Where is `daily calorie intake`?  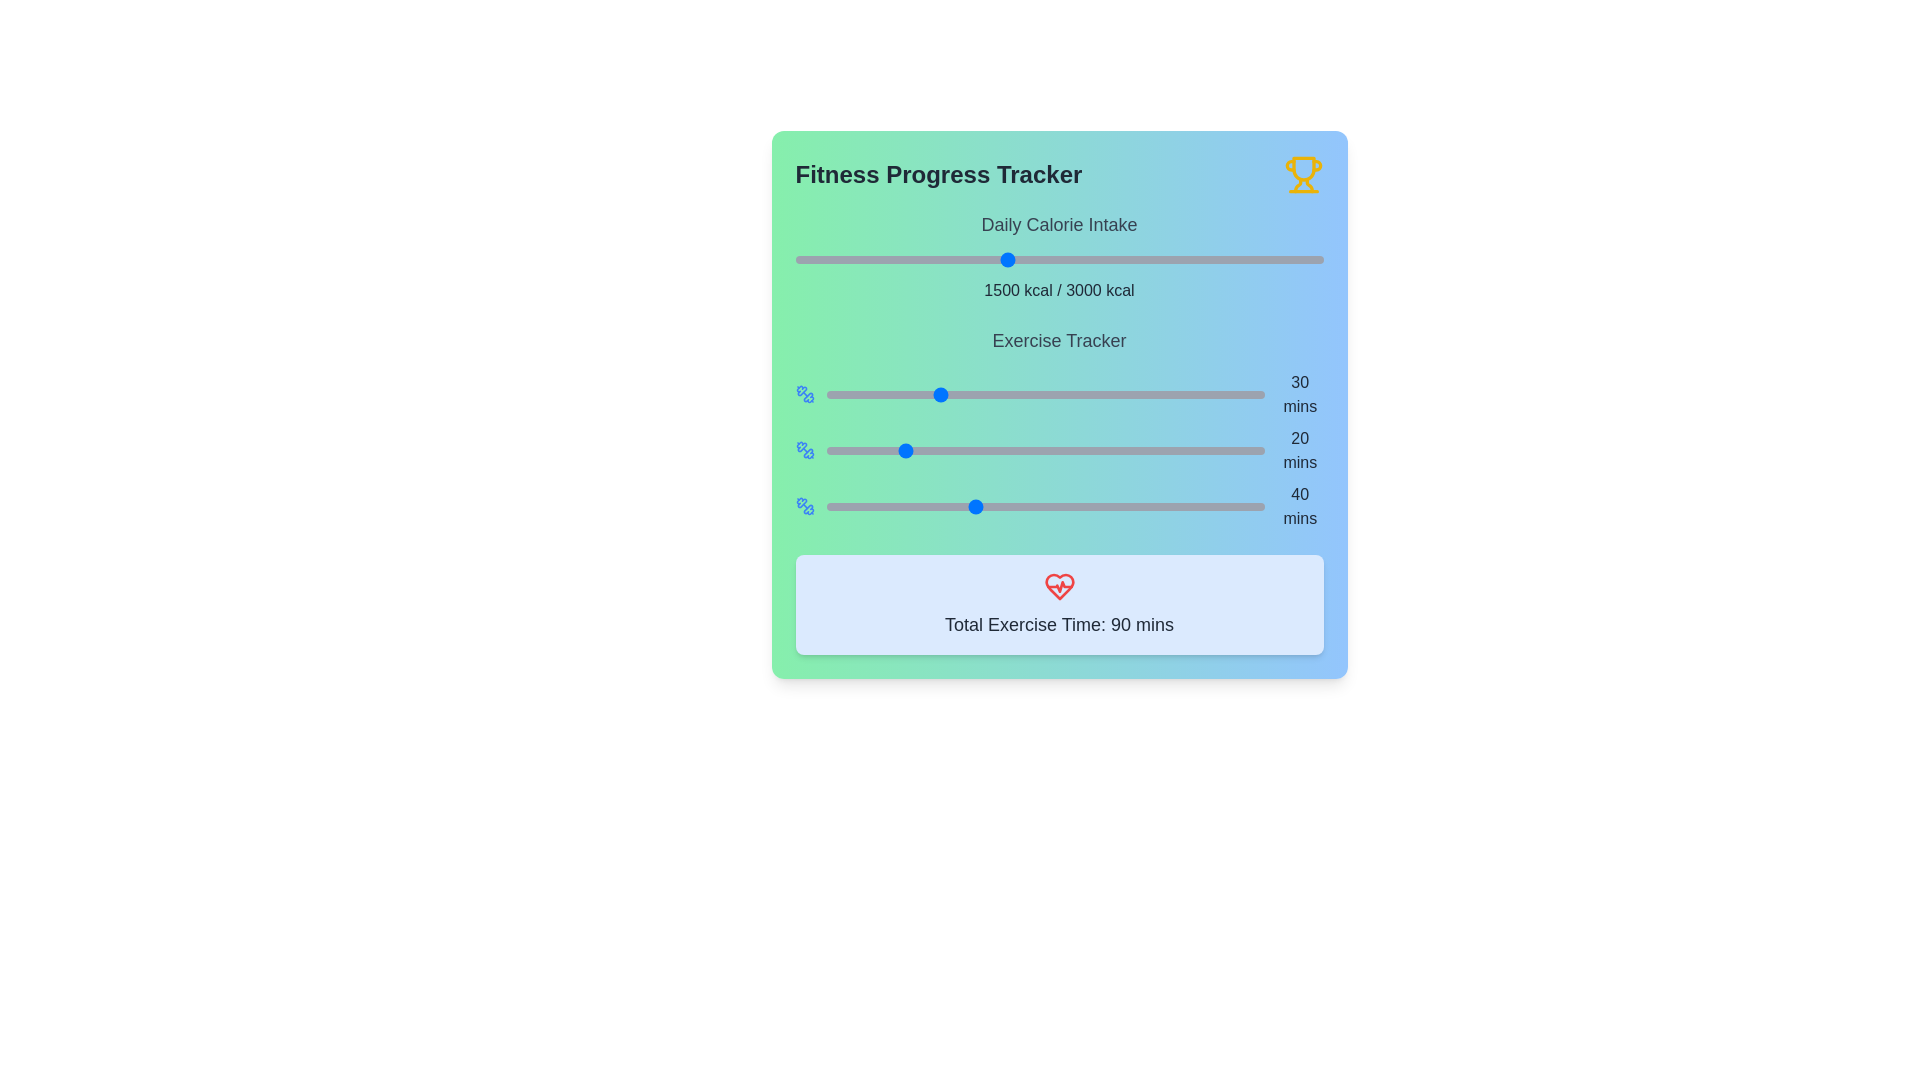
daily calorie intake is located at coordinates (1258, 258).